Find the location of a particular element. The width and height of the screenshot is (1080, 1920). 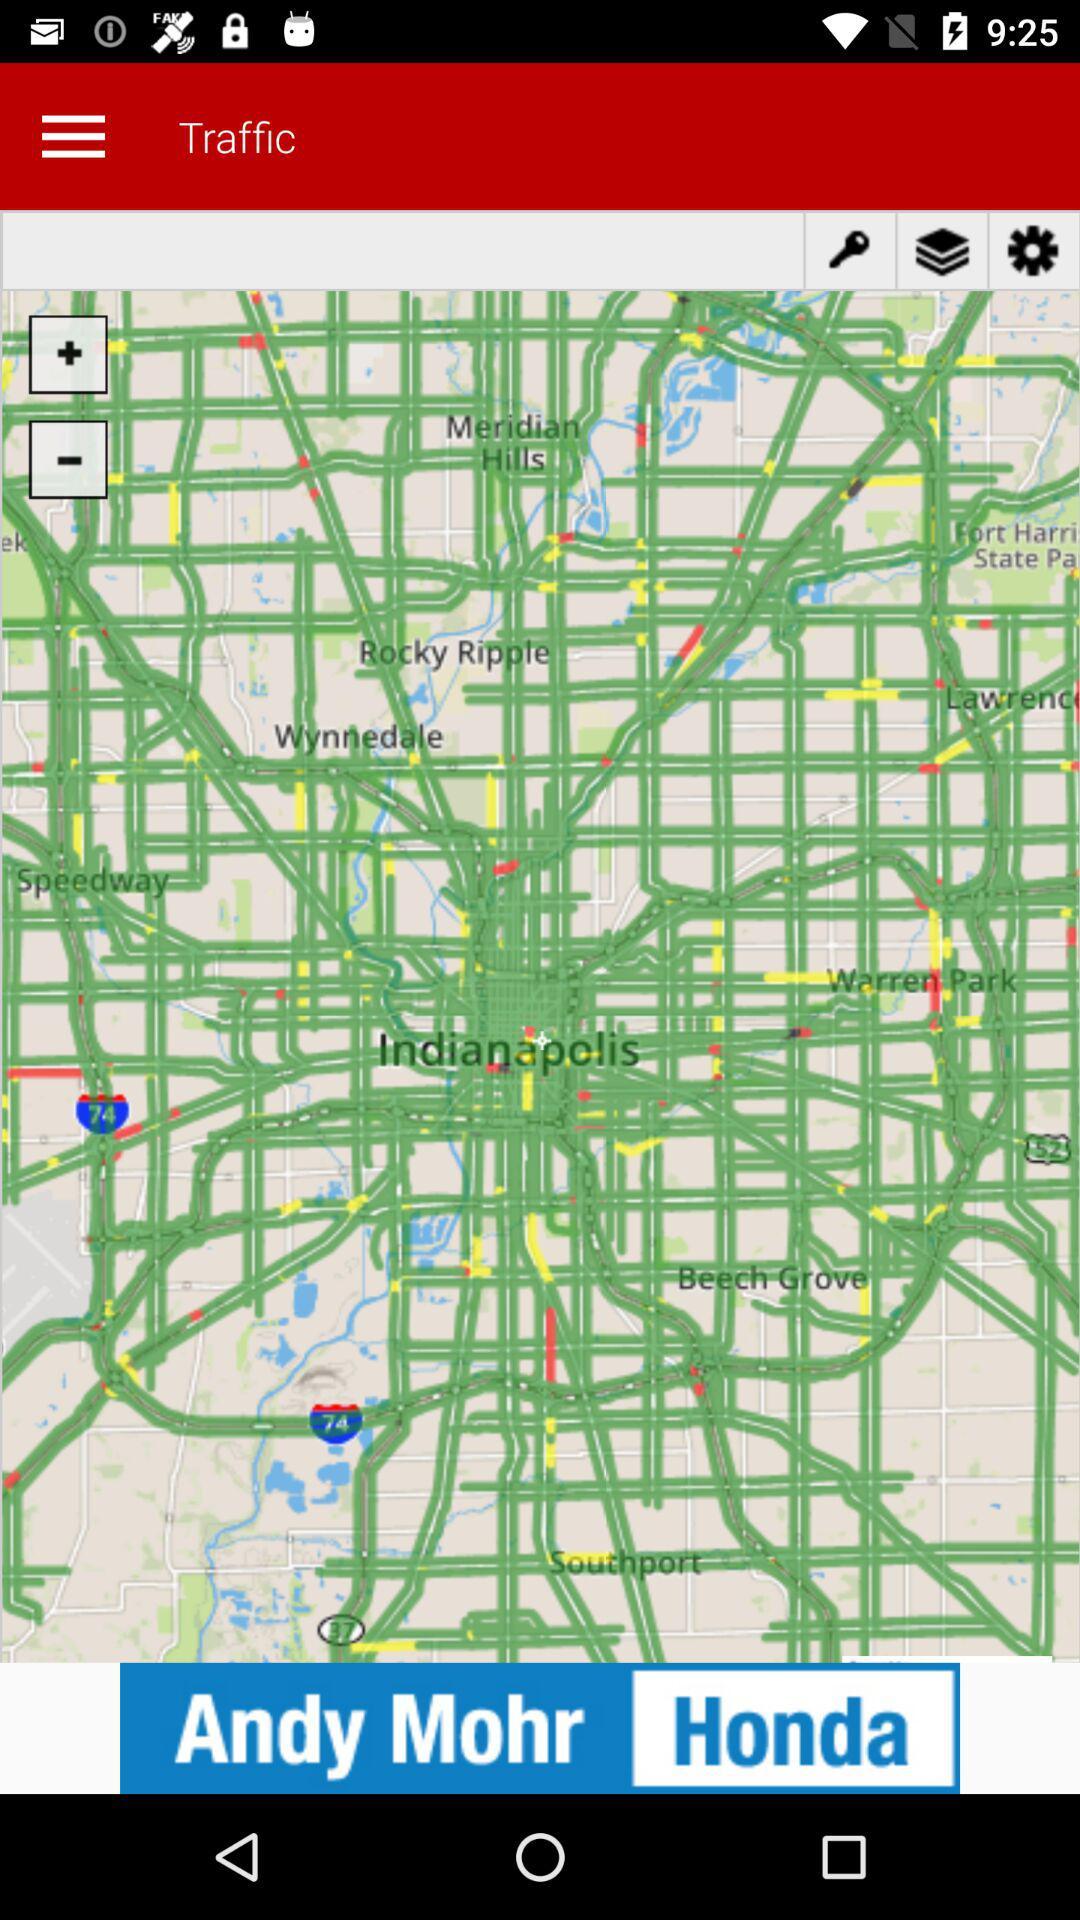

the icon next to traffic icon is located at coordinates (72, 135).